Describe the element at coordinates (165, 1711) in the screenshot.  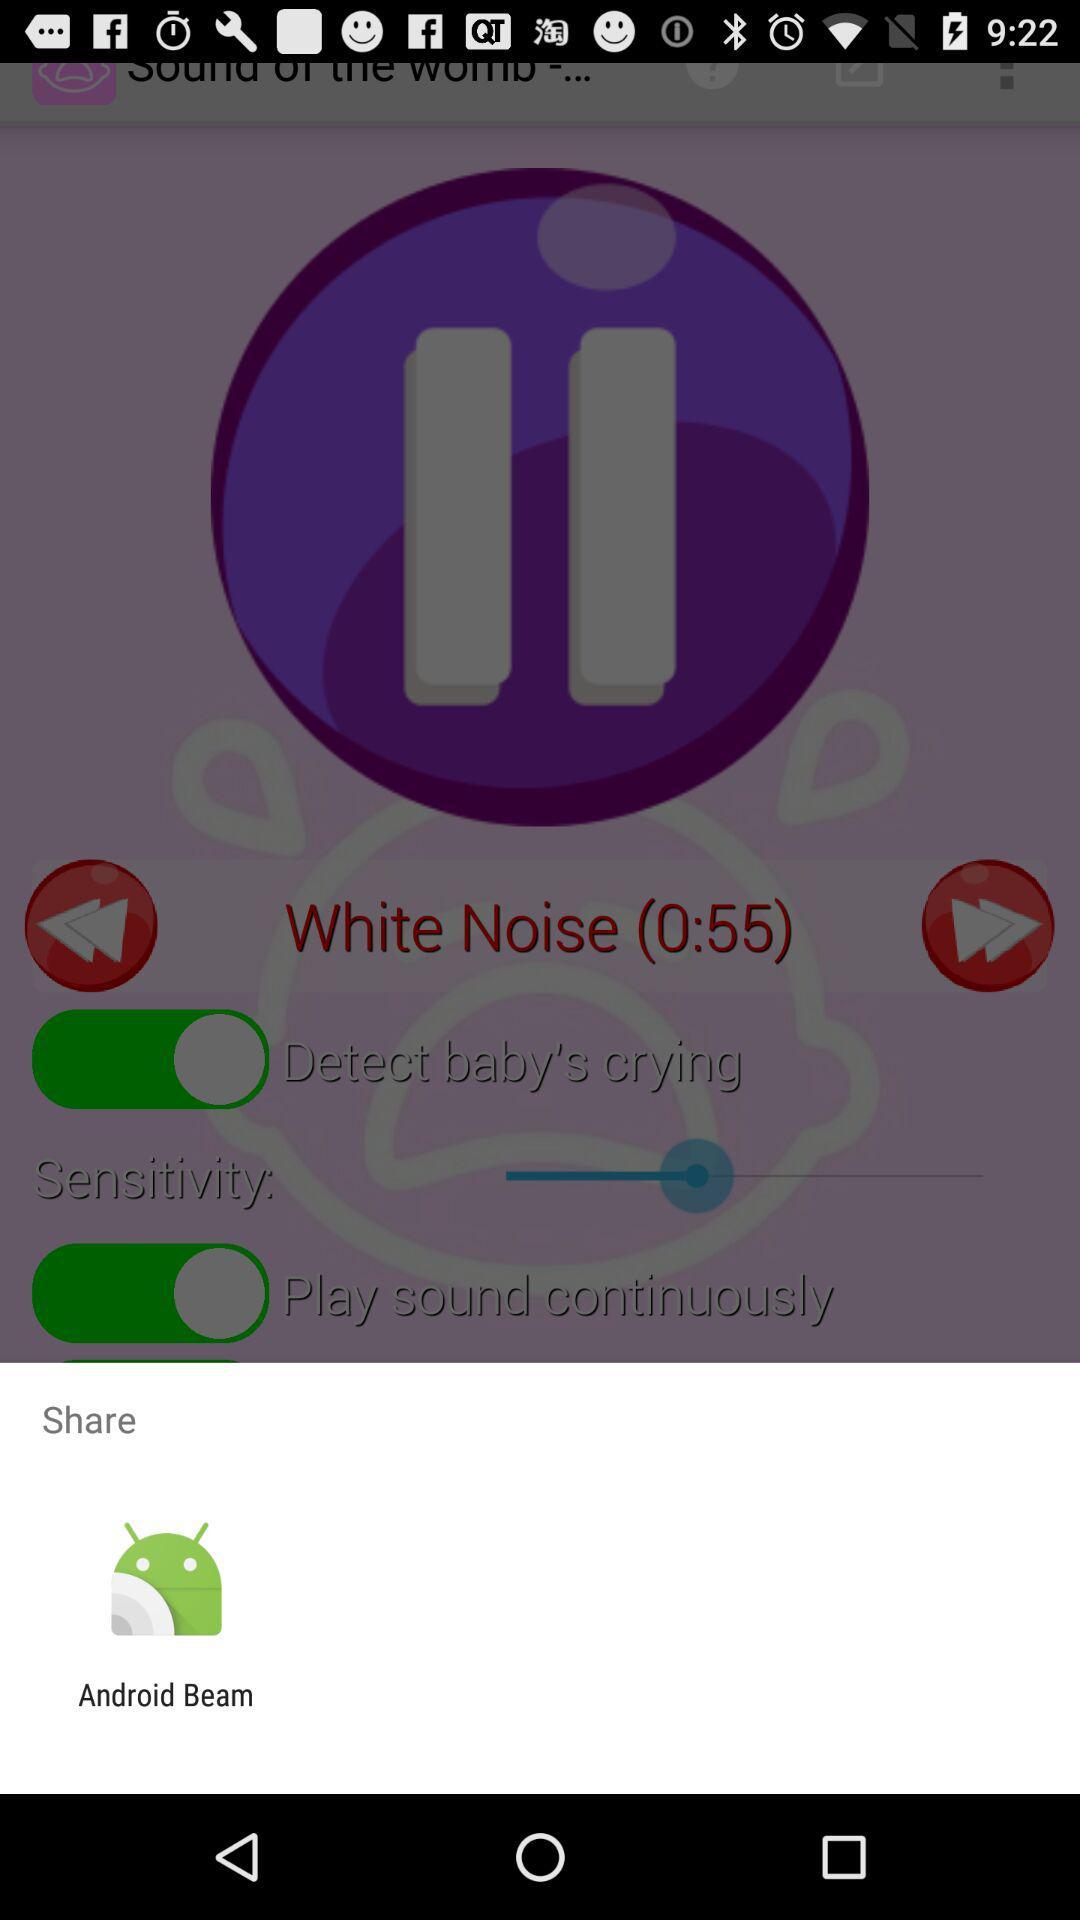
I see `android beam icon` at that location.